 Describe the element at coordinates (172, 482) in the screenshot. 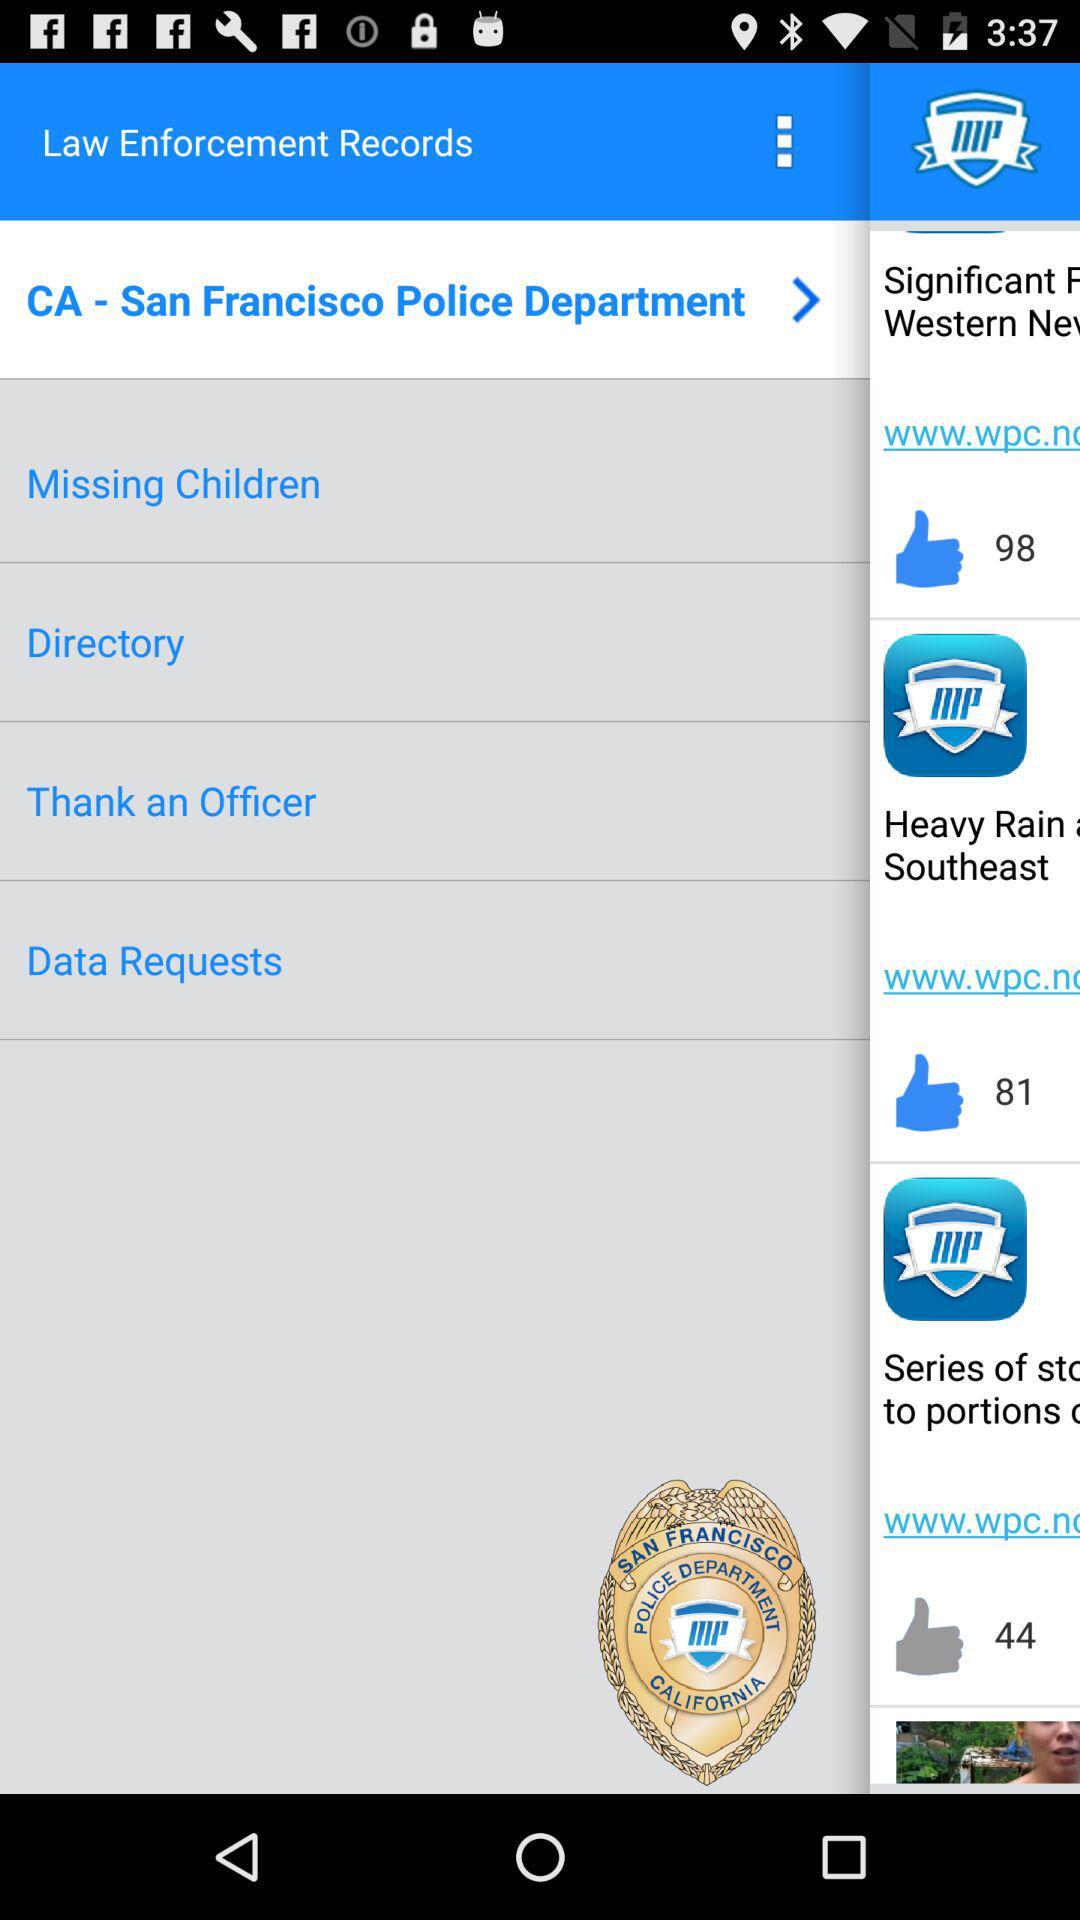

I see `app above directory item` at that location.